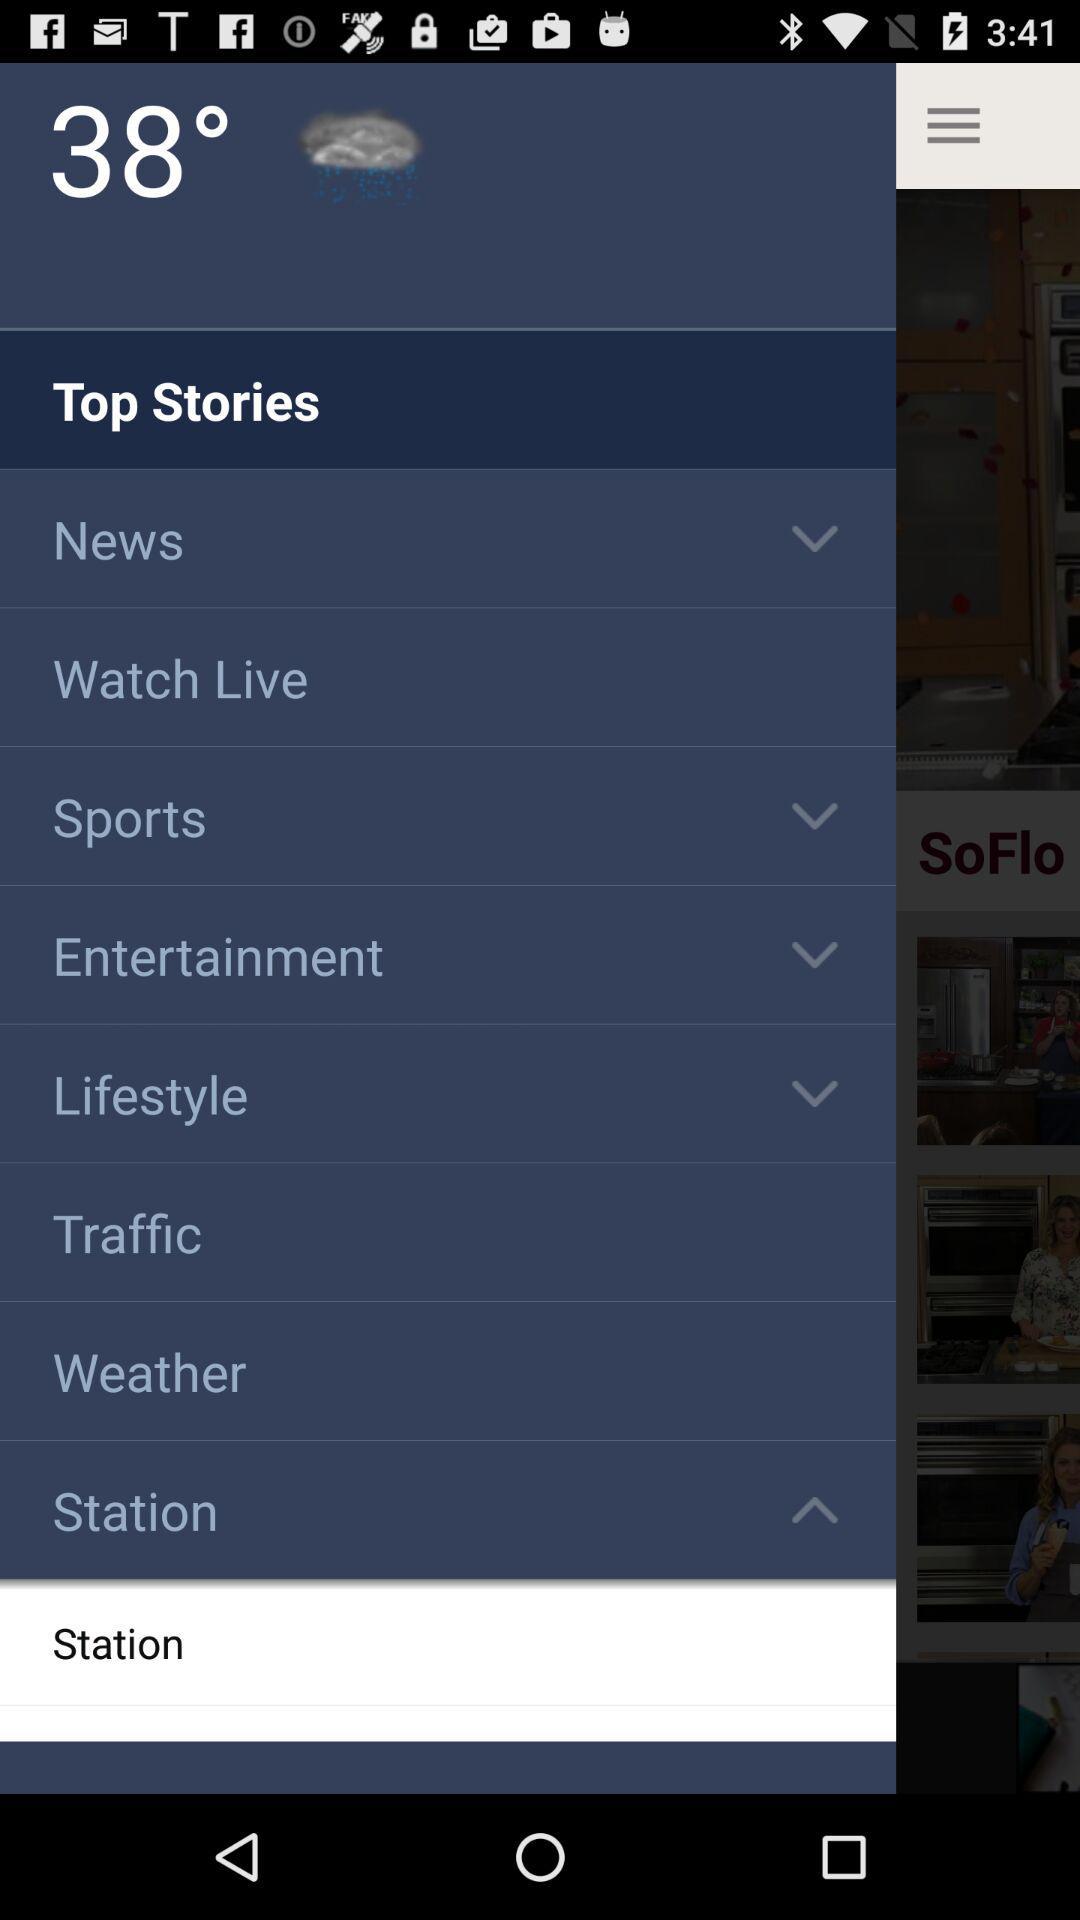 The width and height of the screenshot is (1080, 1920). I want to click on the image beside the option traffic, so click(998, 1278).